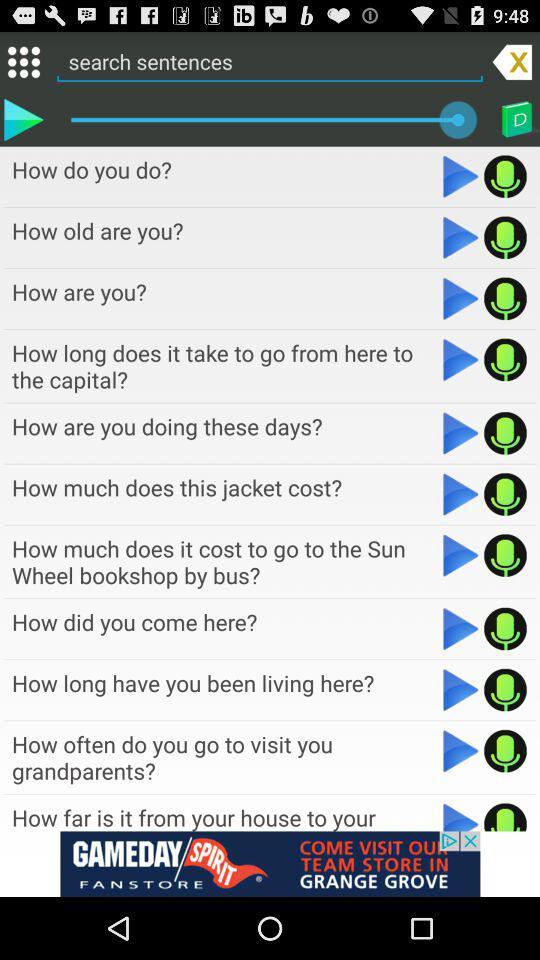  What do you see at coordinates (461, 237) in the screenshot?
I see `option` at bounding box center [461, 237].